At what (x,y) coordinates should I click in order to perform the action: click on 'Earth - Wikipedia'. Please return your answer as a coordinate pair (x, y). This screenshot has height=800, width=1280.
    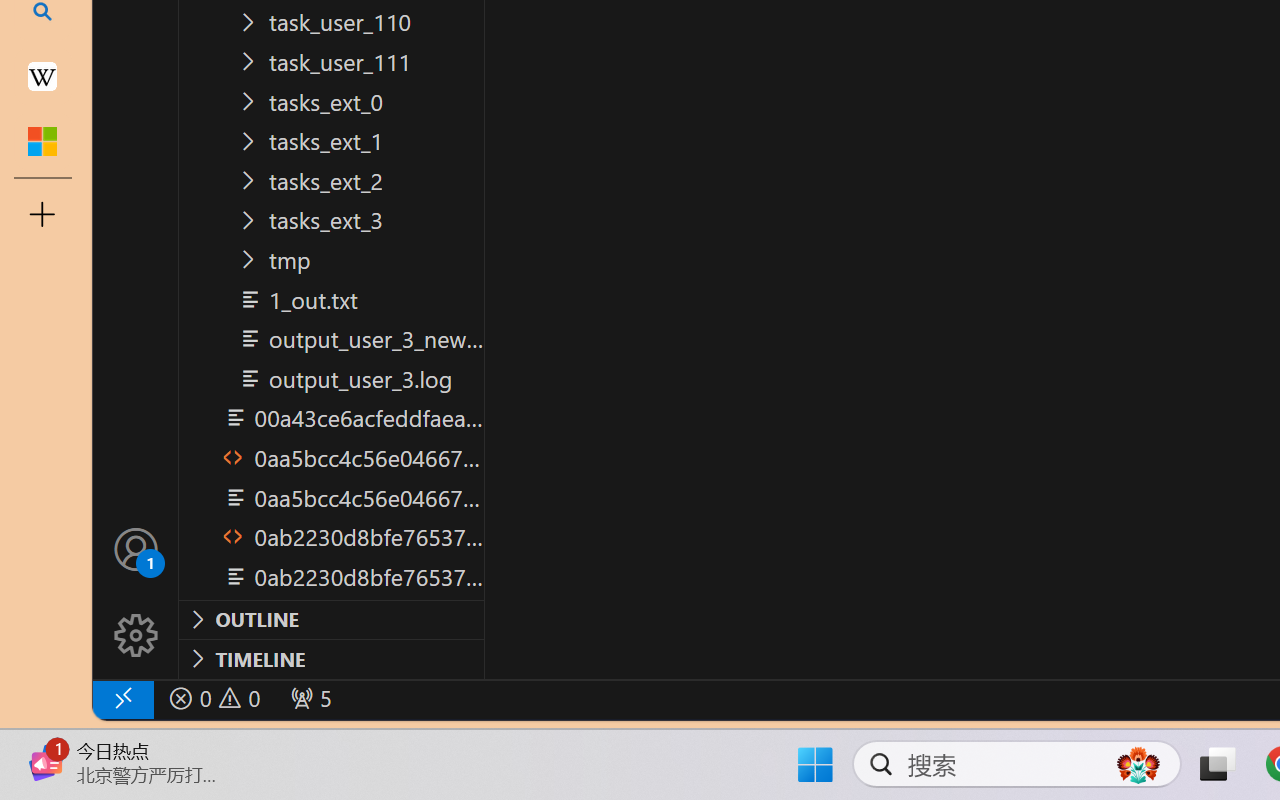
    Looking at the image, I should click on (42, 76).